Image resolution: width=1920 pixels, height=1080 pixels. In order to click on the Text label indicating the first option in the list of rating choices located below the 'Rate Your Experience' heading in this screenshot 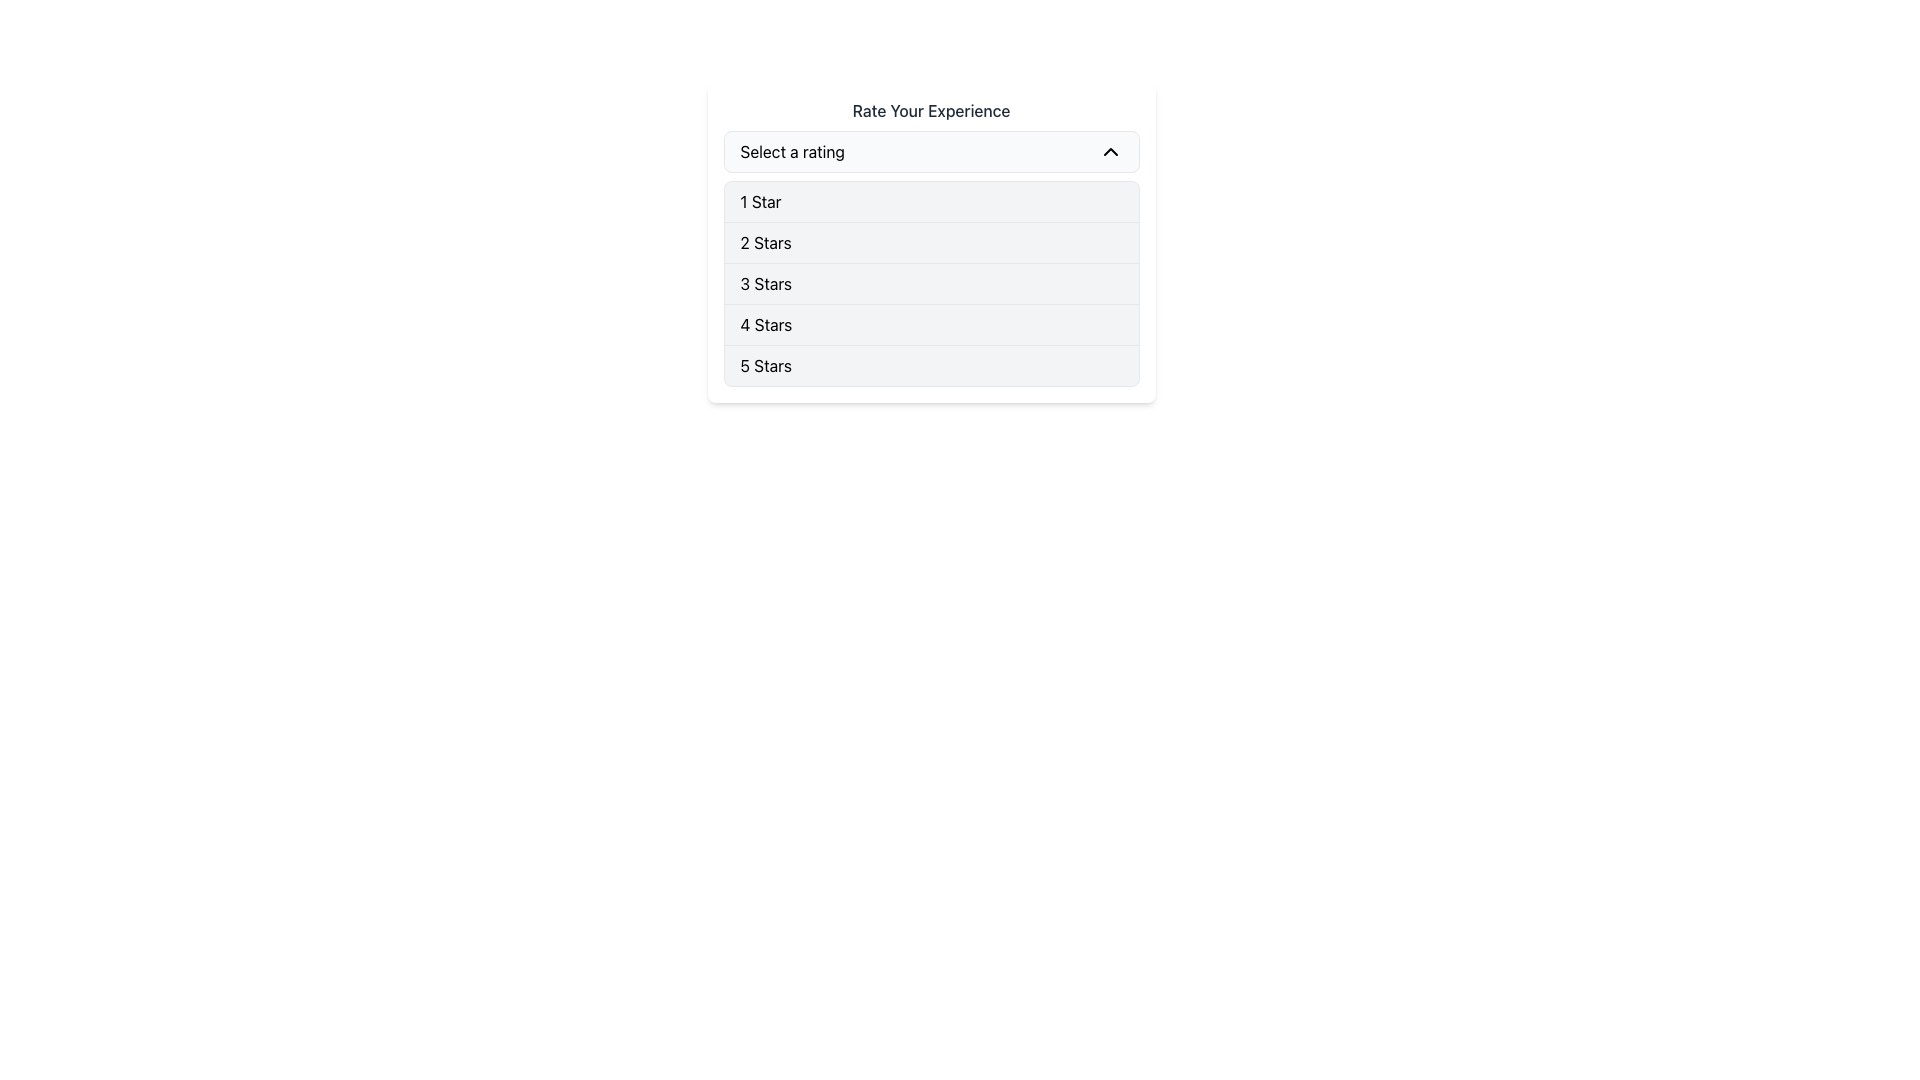, I will do `click(759, 201)`.